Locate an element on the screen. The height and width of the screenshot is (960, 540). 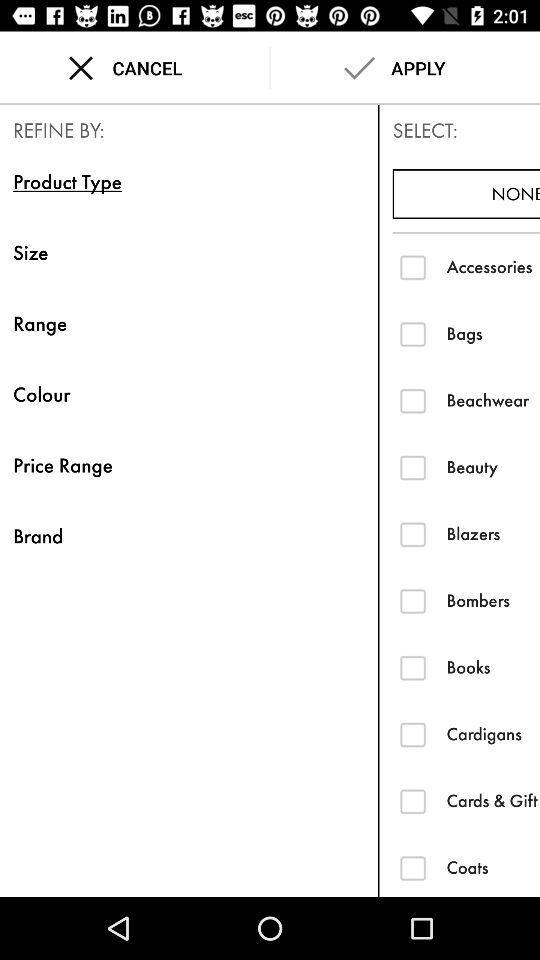
filter search is located at coordinates (412, 333).